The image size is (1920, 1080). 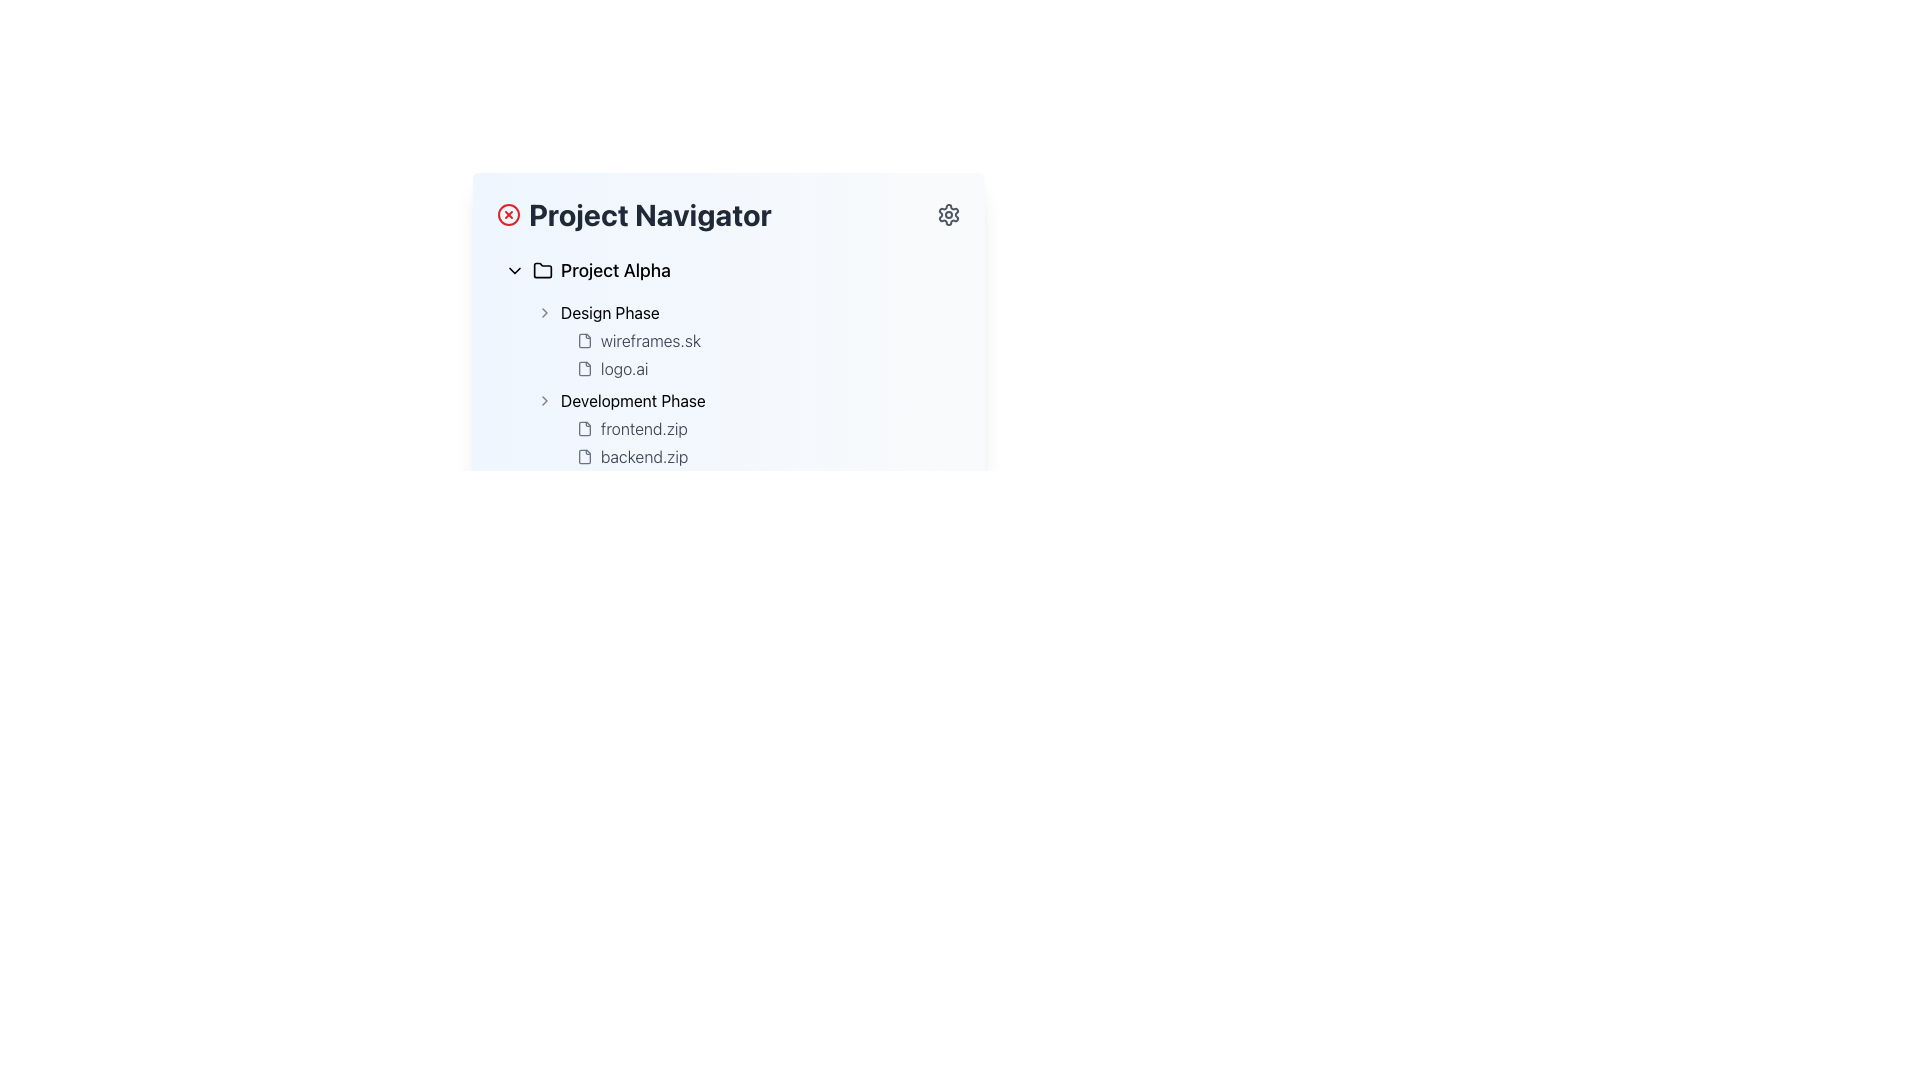 I want to click on the text label for 'Project Alpha' located in the project navigation panel, which serves as an identifier within the vertical list under the 'Project Navigator' section, so click(x=614, y=270).